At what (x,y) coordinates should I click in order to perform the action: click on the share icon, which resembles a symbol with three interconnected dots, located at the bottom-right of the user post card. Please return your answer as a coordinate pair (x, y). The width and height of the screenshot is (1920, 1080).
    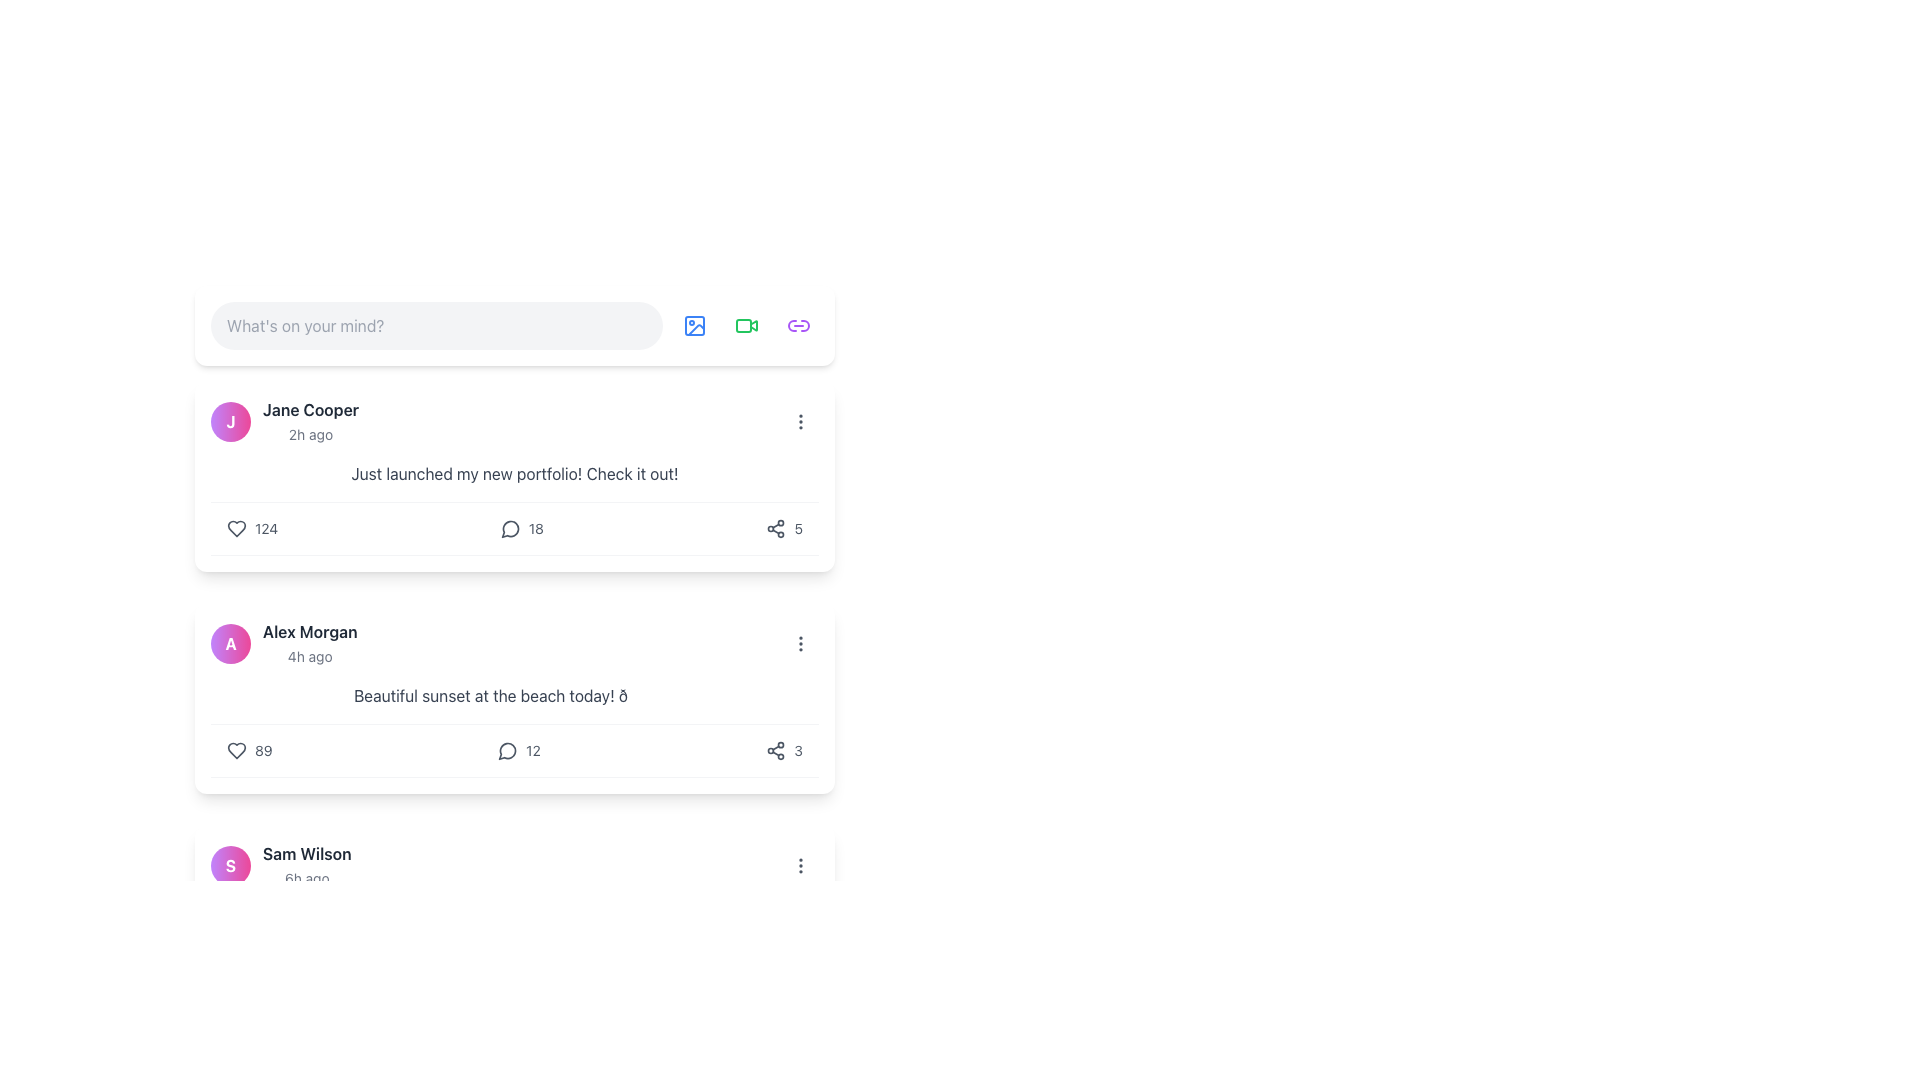
    Looking at the image, I should click on (775, 527).